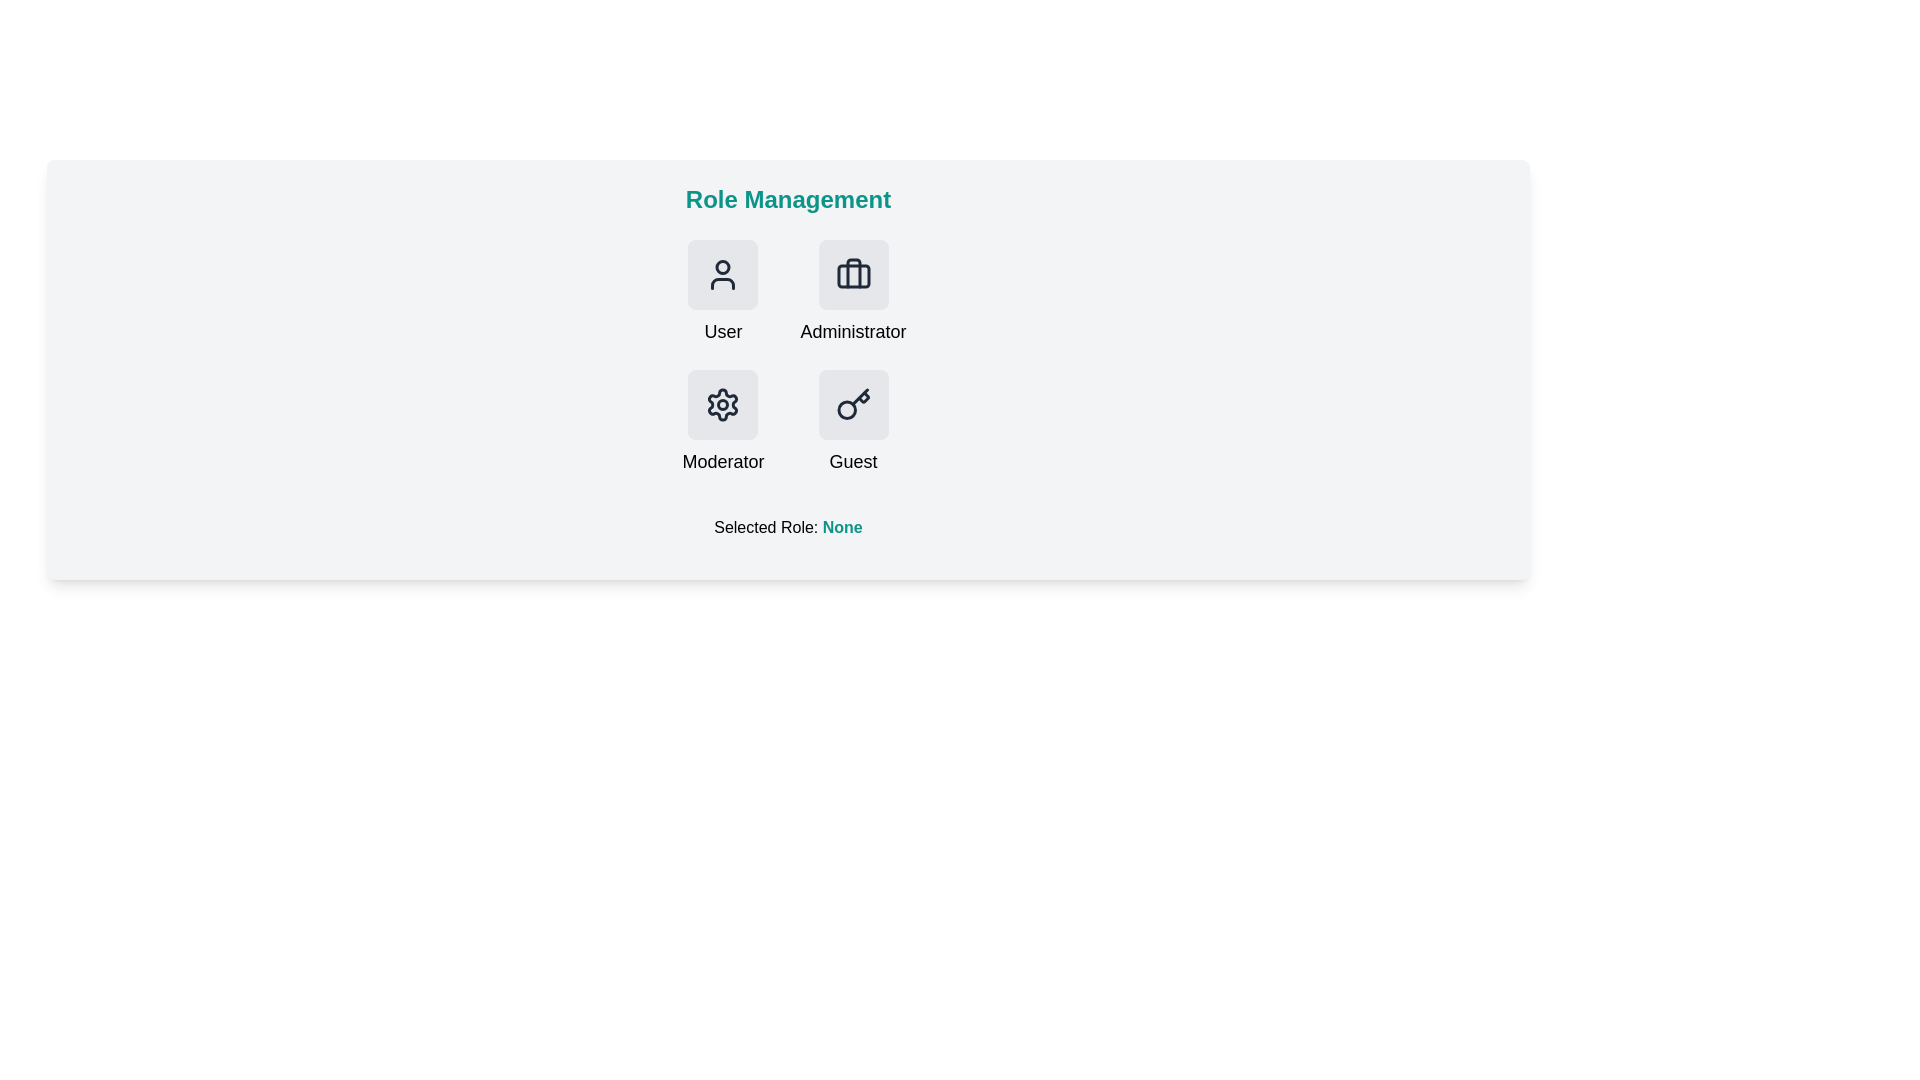  I want to click on static text label displaying the current user role, which indicates 'None', so click(842, 526).